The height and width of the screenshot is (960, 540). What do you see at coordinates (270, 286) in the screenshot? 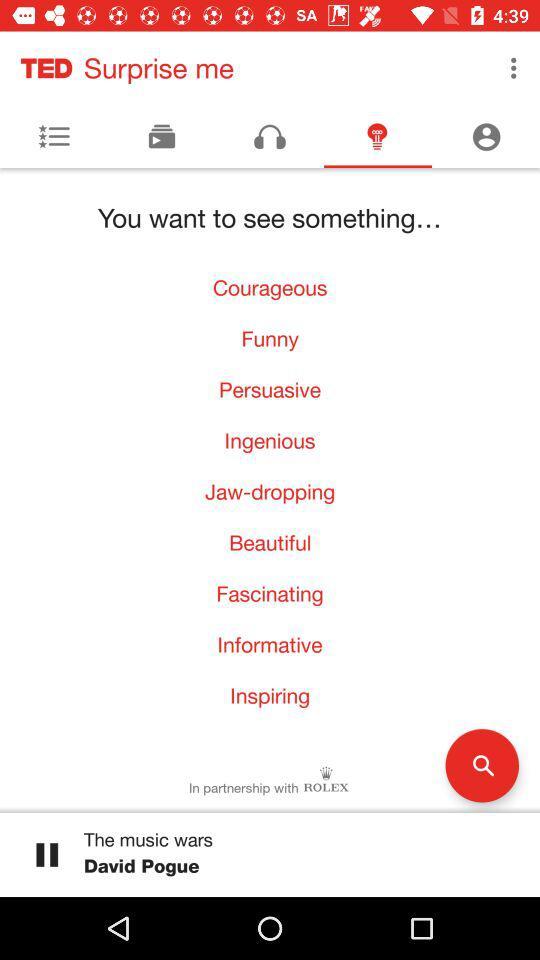
I see `the courageous icon` at bounding box center [270, 286].